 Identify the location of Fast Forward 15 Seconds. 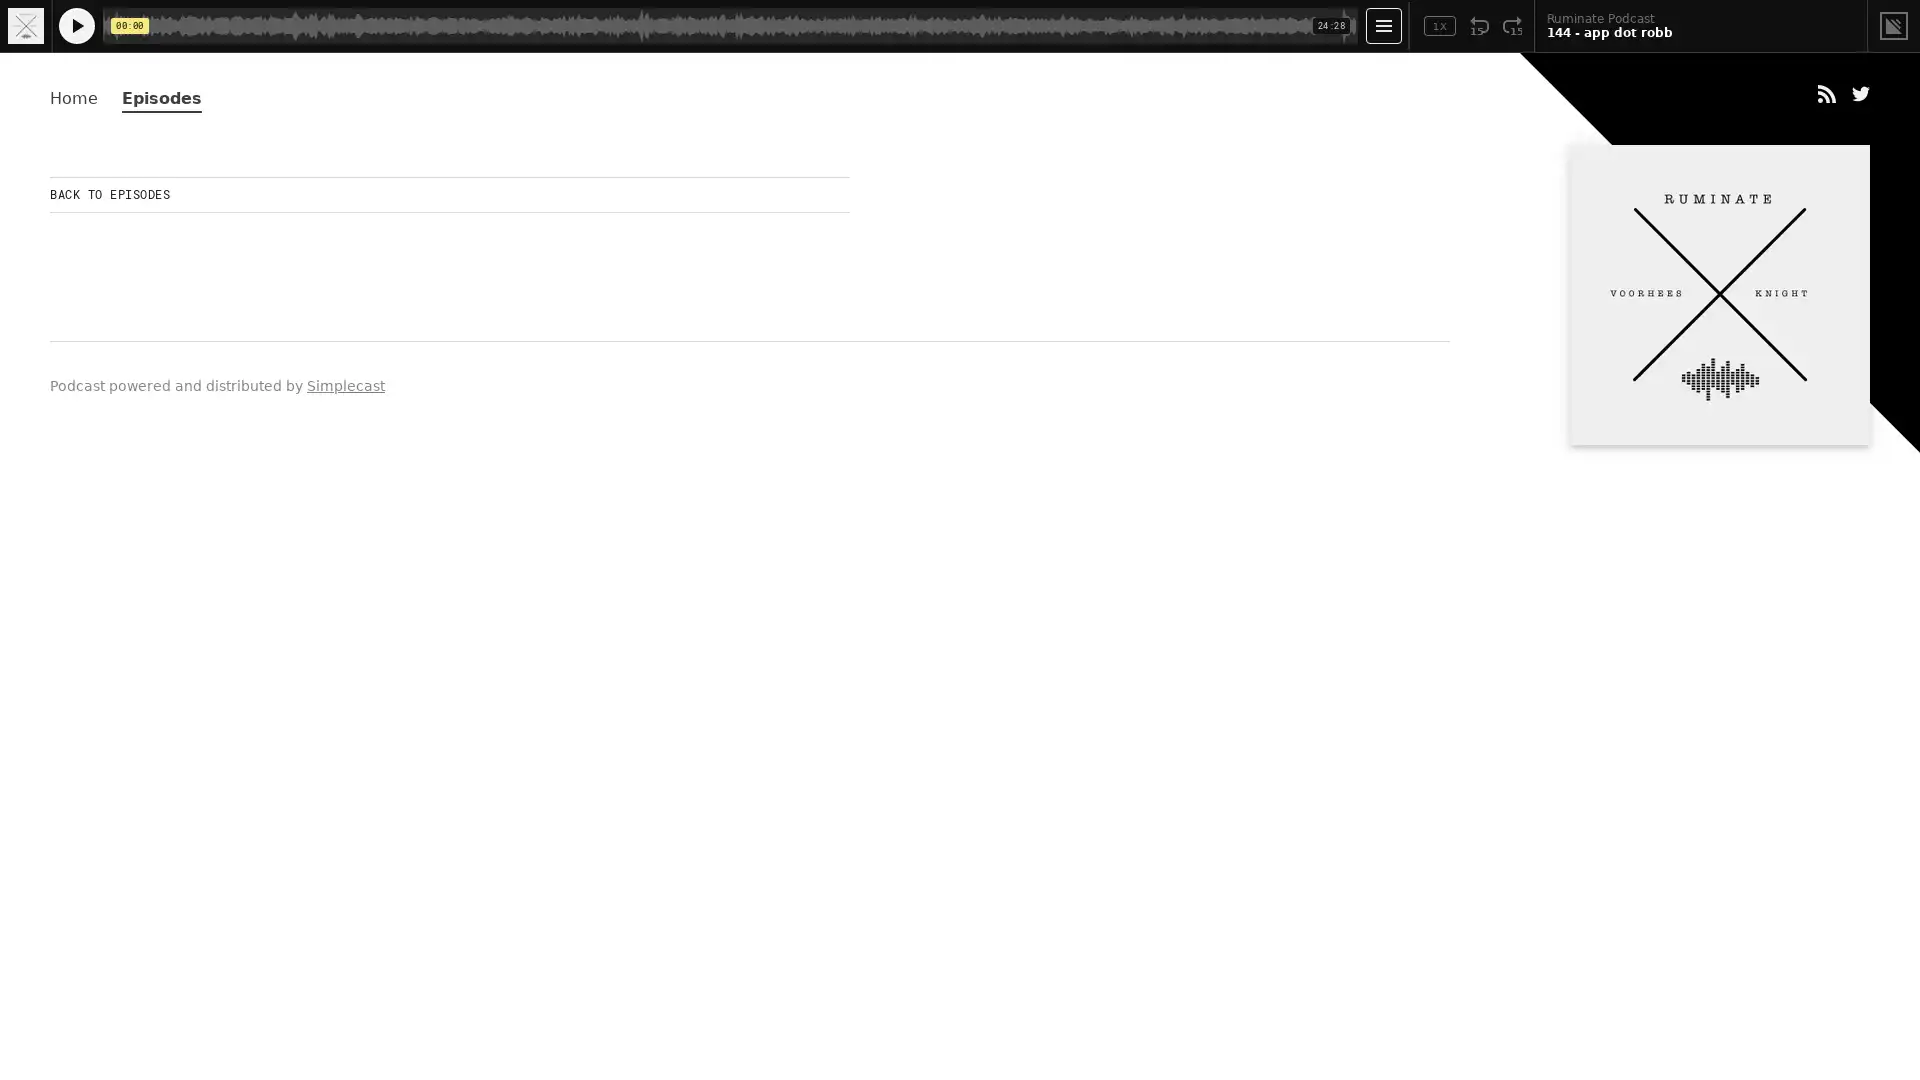
(1512, 26).